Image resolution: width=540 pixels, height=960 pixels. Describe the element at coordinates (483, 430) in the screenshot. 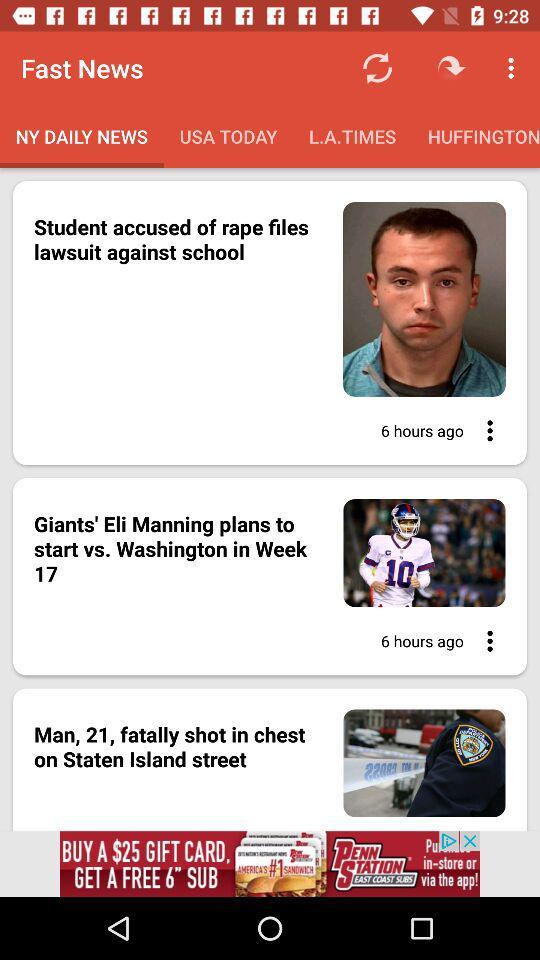

I see `open setting` at that location.